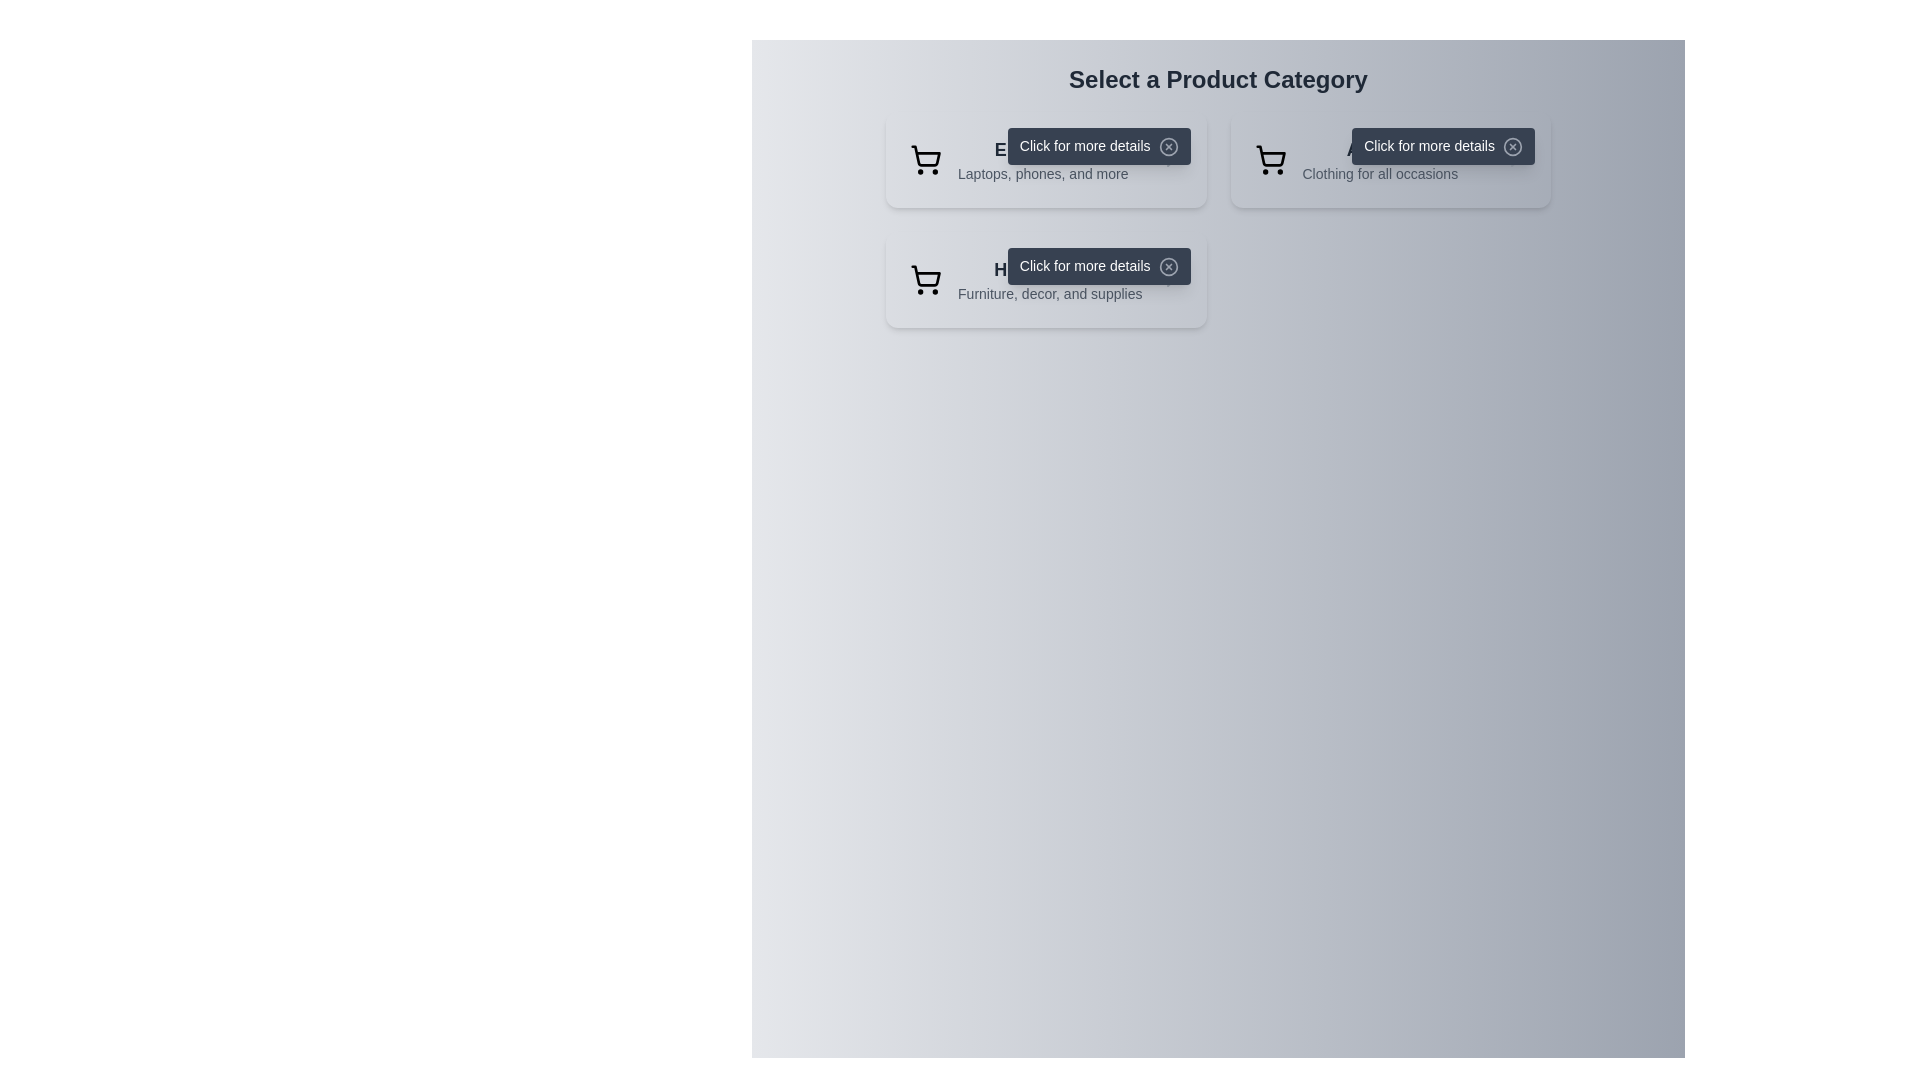  Describe the element at coordinates (1098, 145) in the screenshot. I see `the button labeled 'Click for more details' with a dark-gray background and white text` at that location.